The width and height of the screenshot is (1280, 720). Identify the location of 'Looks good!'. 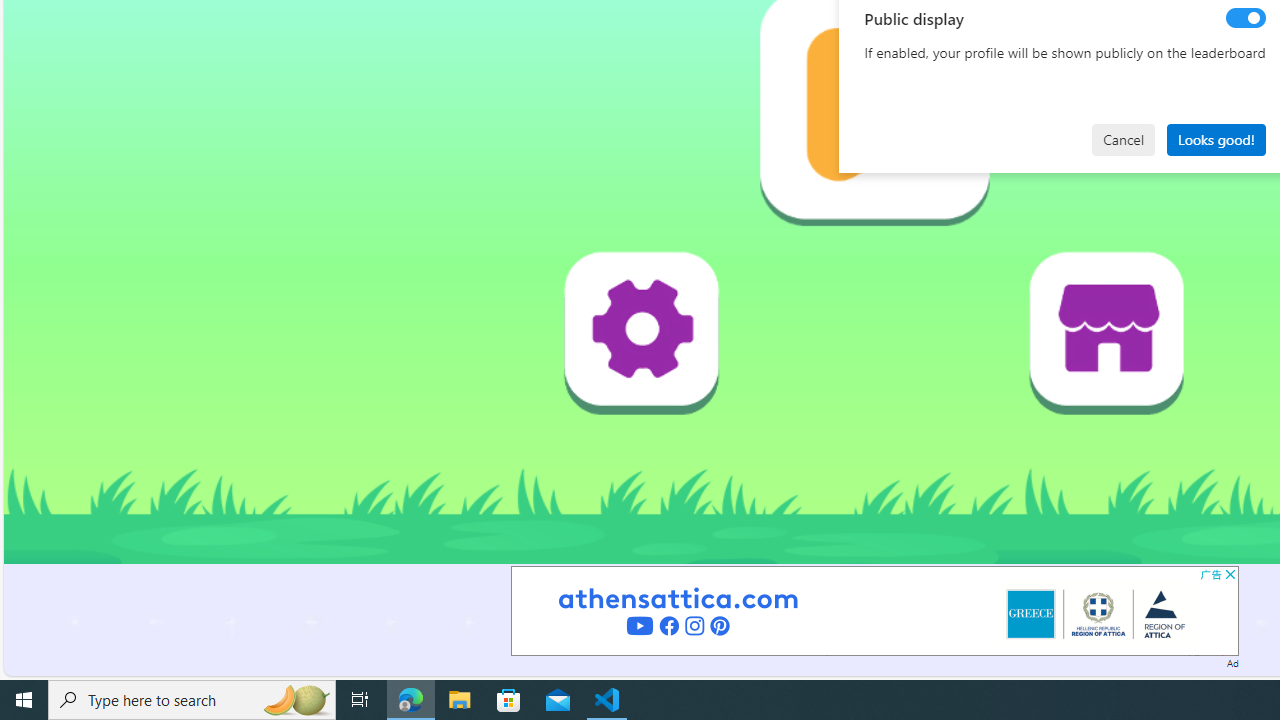
(1215, 138).